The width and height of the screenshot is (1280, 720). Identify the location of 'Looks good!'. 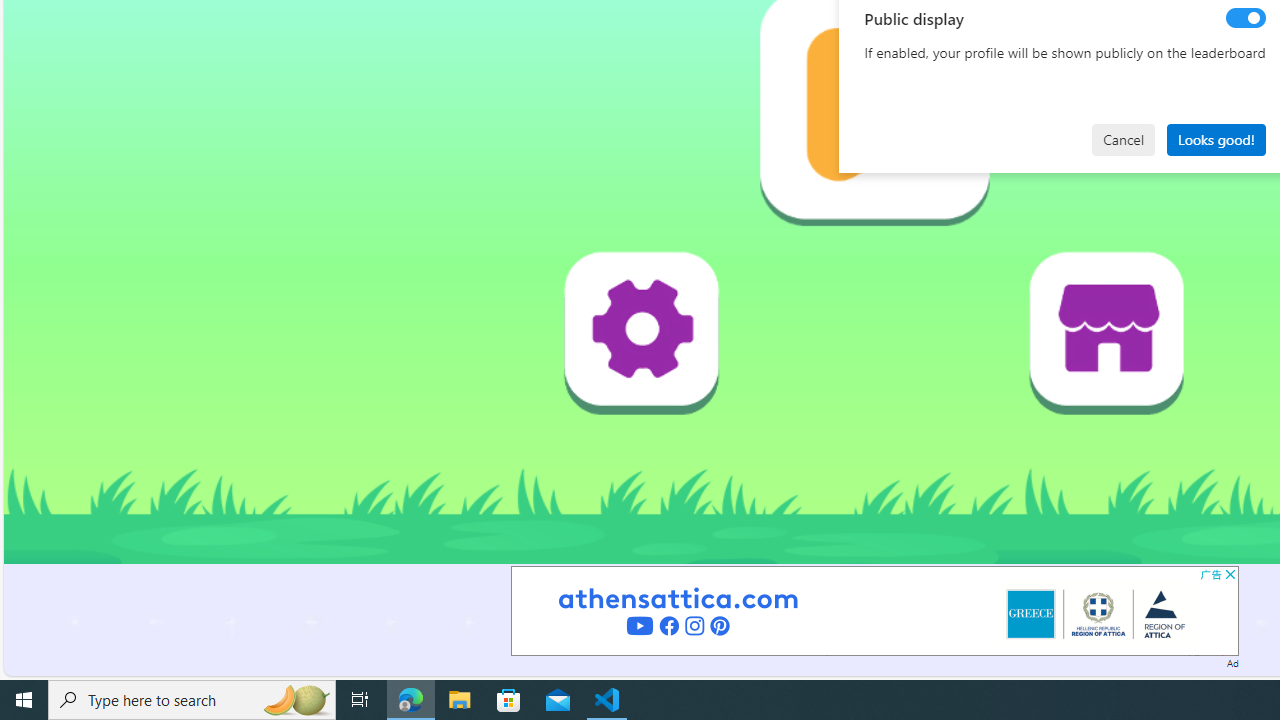
(1215, 138).